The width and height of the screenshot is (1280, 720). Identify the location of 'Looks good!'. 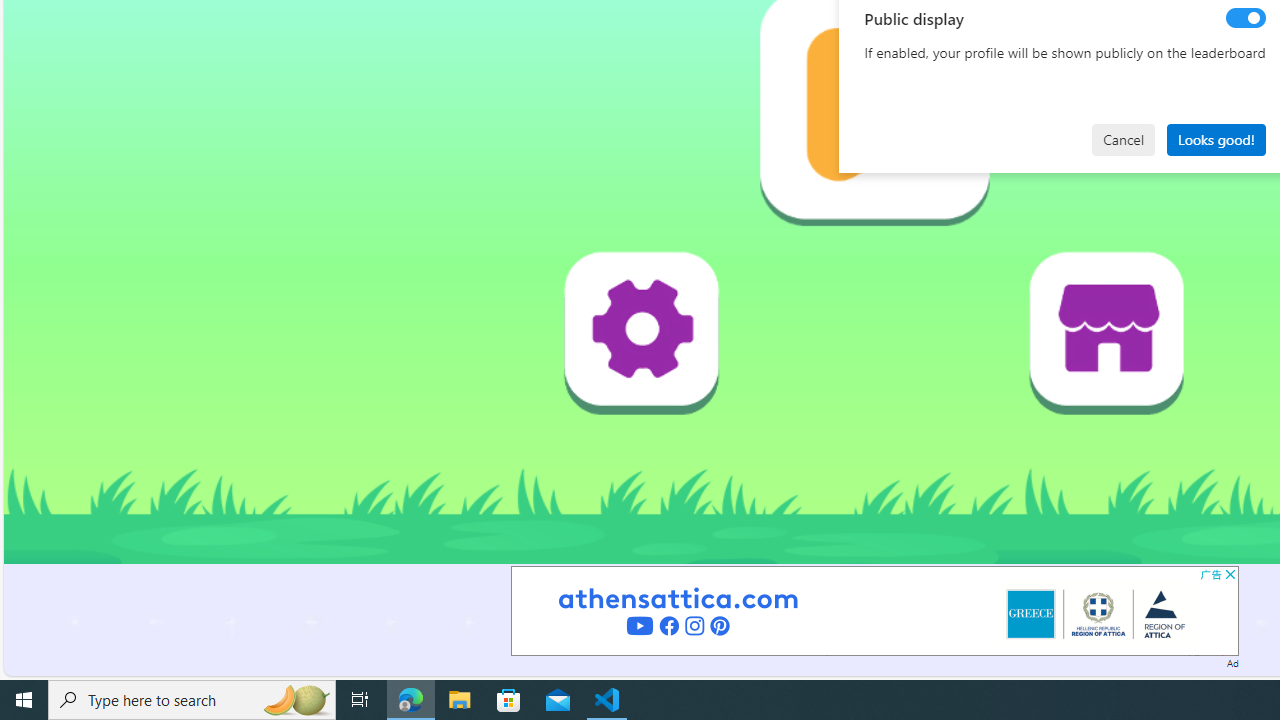
(1215, 138).